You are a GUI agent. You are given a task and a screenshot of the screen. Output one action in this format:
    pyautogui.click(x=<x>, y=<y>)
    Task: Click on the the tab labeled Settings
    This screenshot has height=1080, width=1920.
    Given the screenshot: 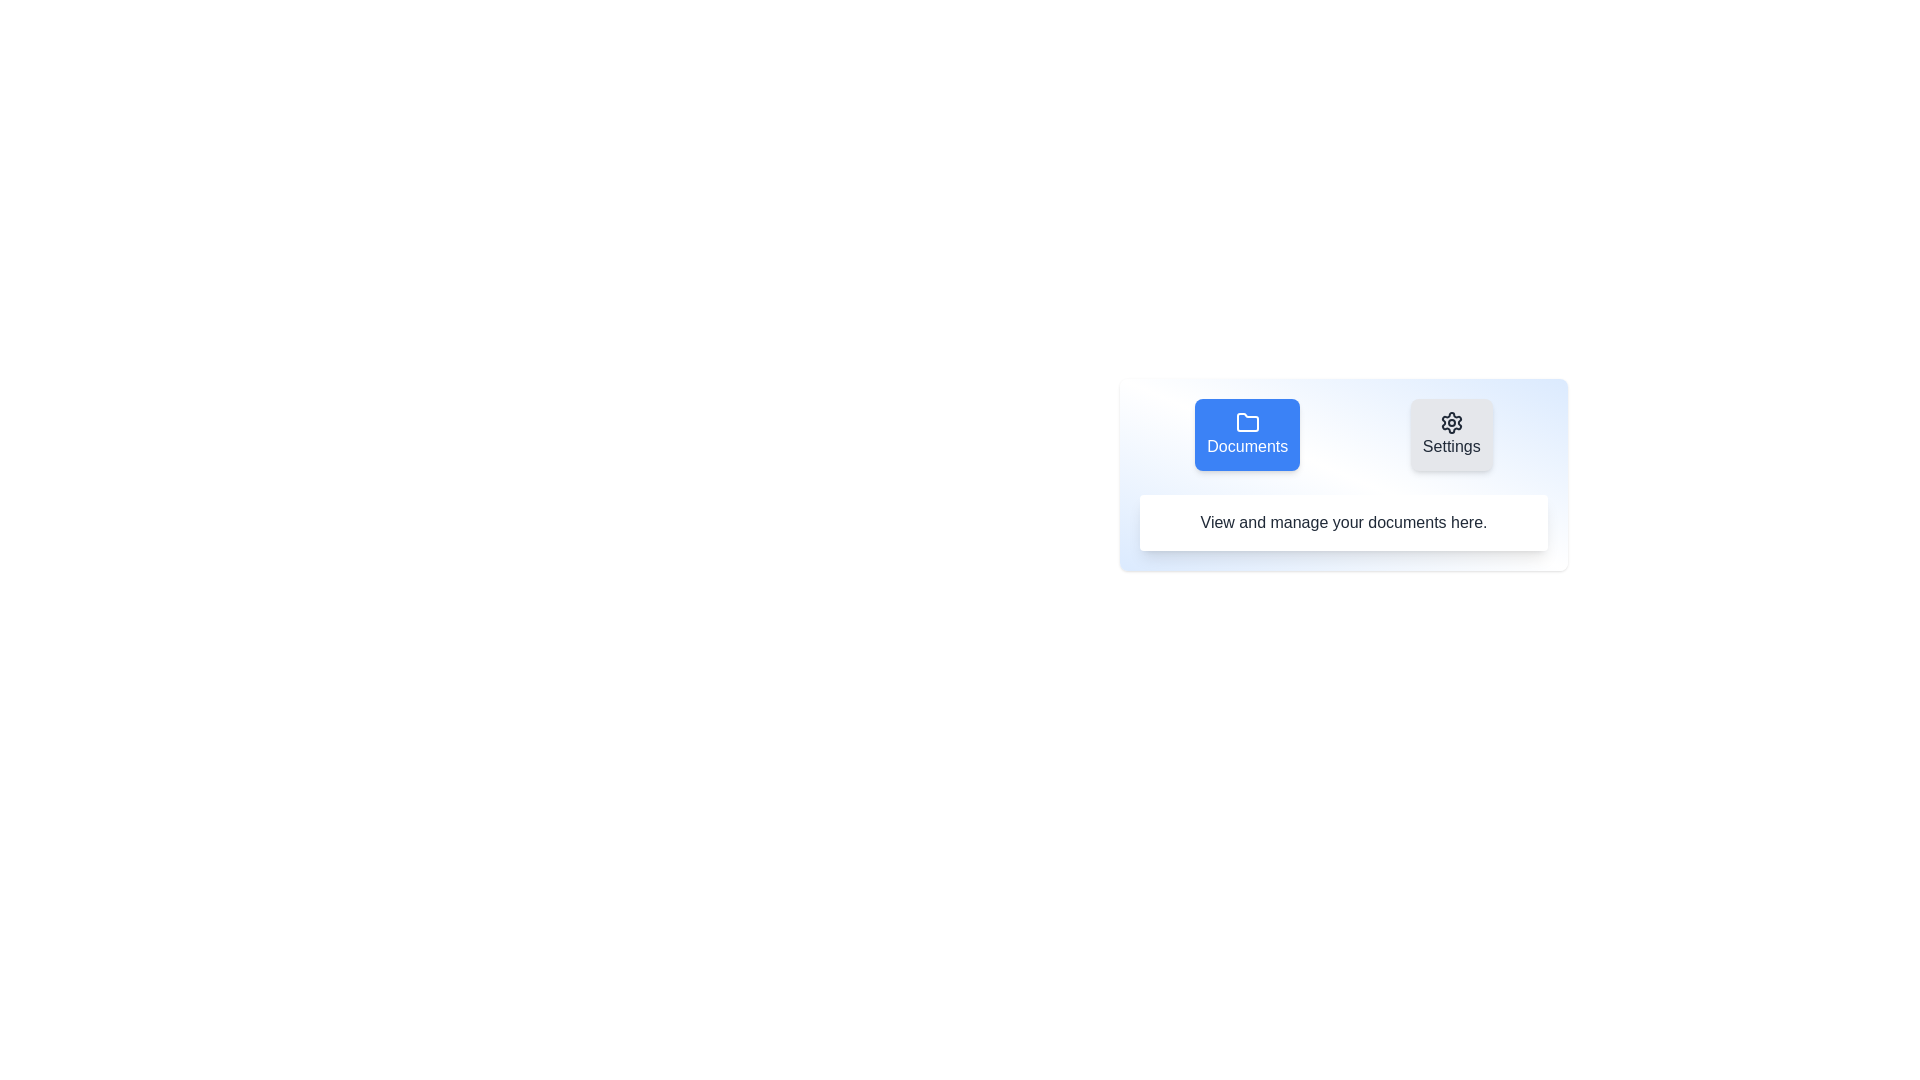 What is the action you would take?
    pyautogui.click(x=1451, y=434)
    